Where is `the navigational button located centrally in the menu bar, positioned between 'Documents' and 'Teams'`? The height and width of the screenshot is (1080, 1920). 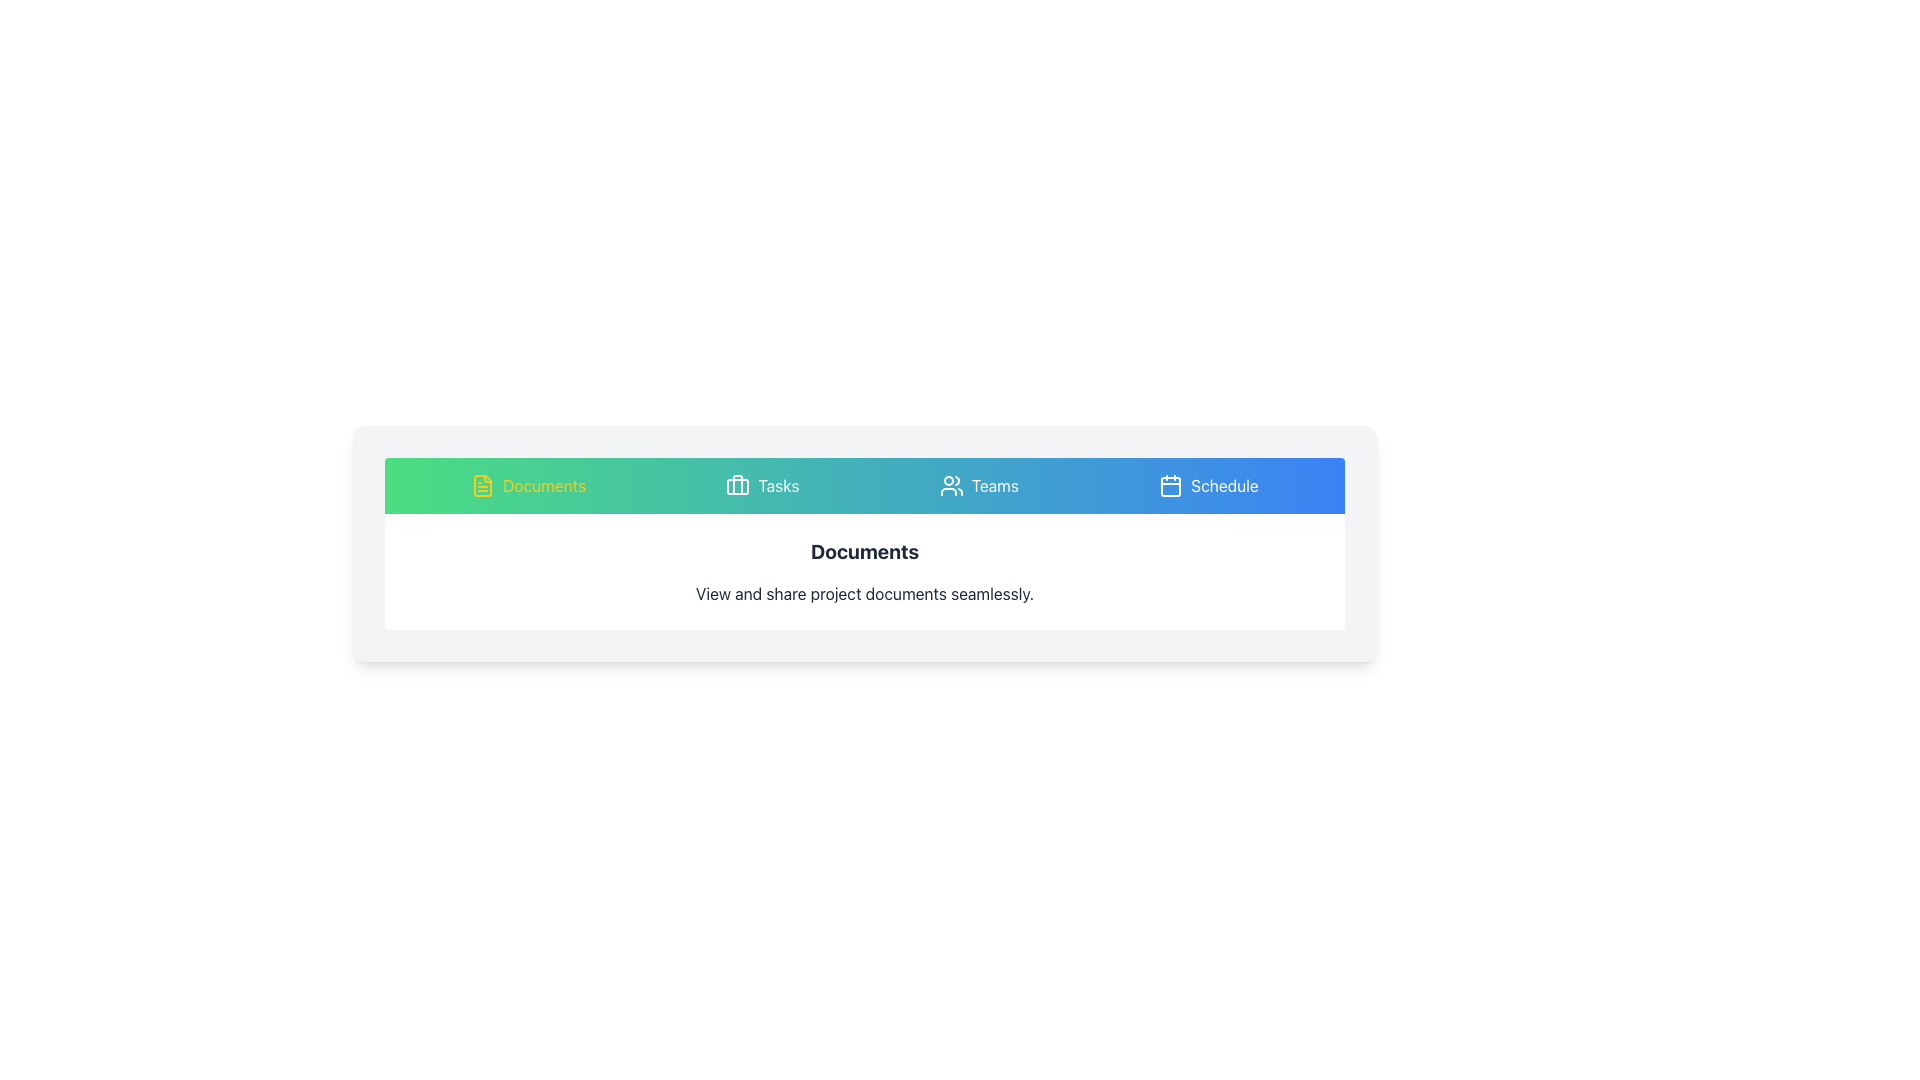
the navigational button located centrally in the menu bar, positioned between 'Documents' and 'Teams' is located at coordinates (761, 486).